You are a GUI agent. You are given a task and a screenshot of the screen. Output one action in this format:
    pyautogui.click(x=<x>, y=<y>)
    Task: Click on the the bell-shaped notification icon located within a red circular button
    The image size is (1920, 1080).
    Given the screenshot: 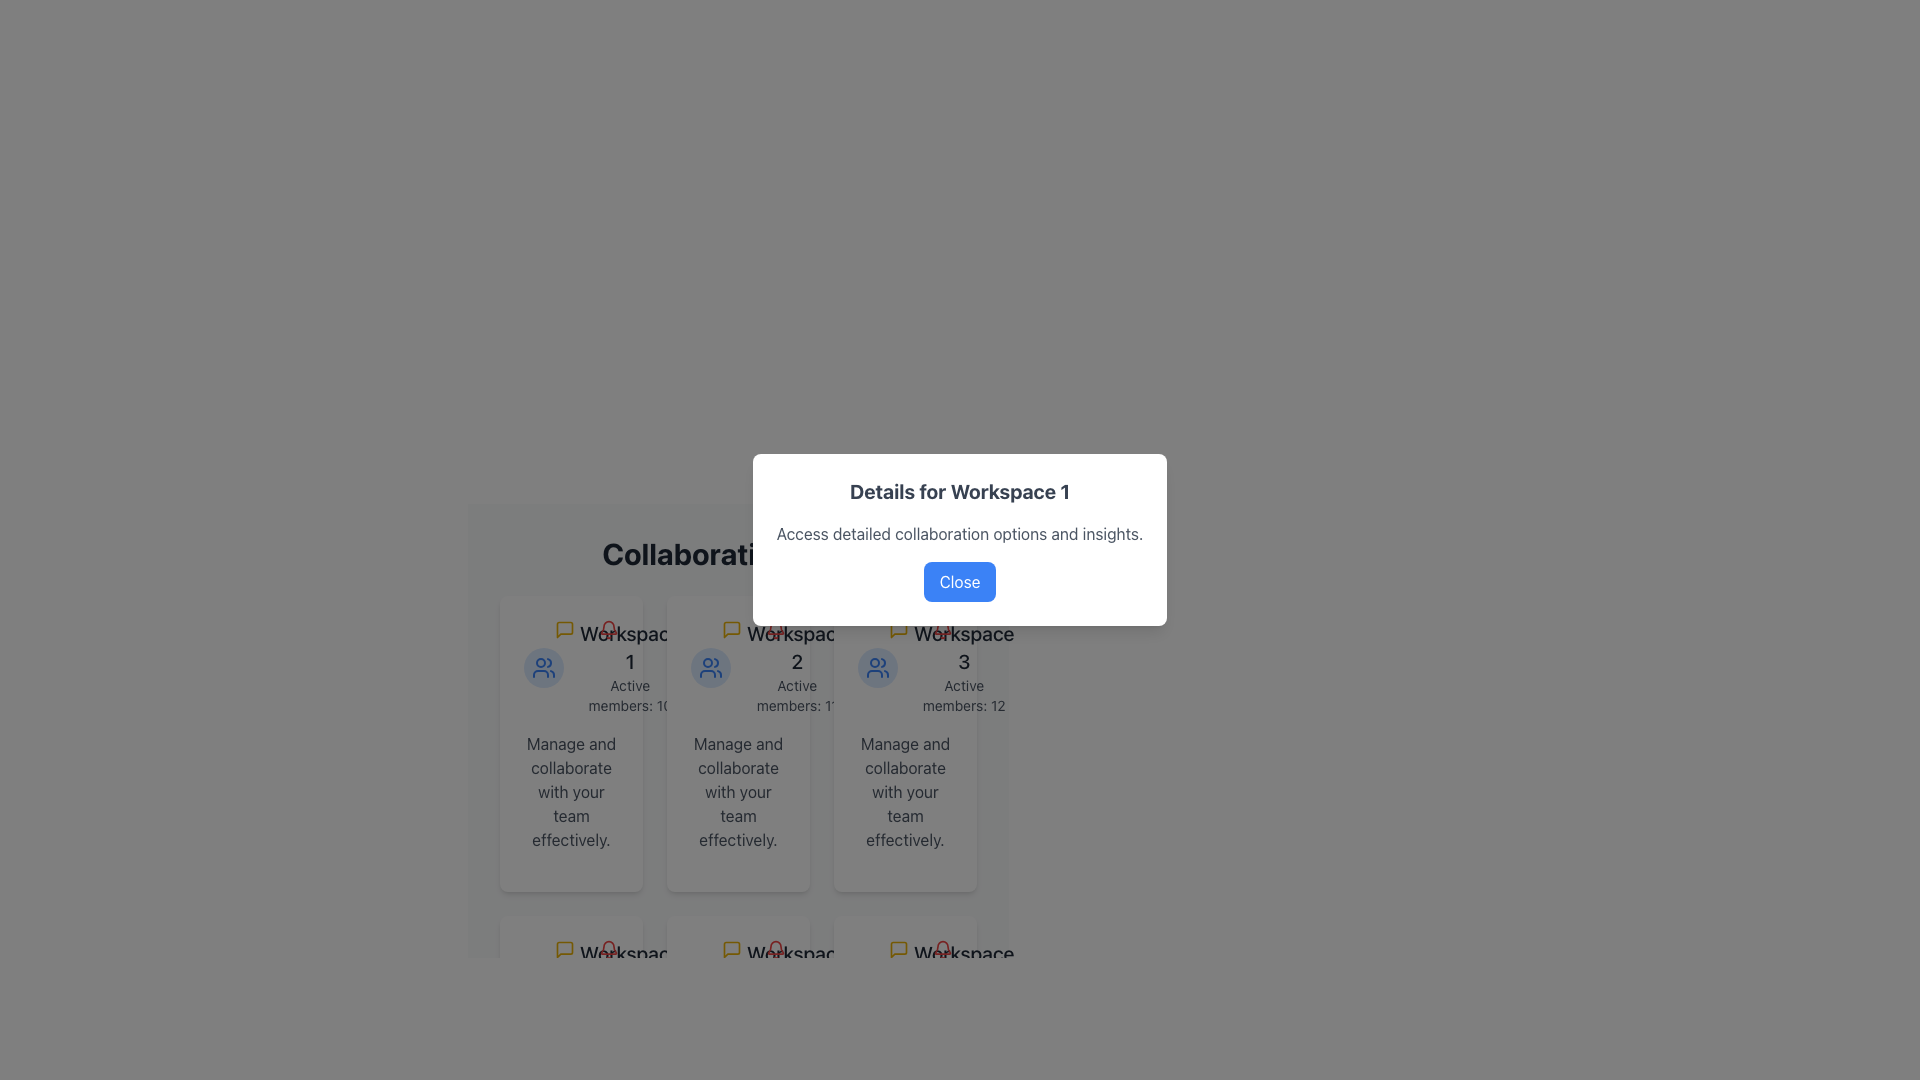 What is the action you would take?
    pyautogui.click(x=775, y=628)
    